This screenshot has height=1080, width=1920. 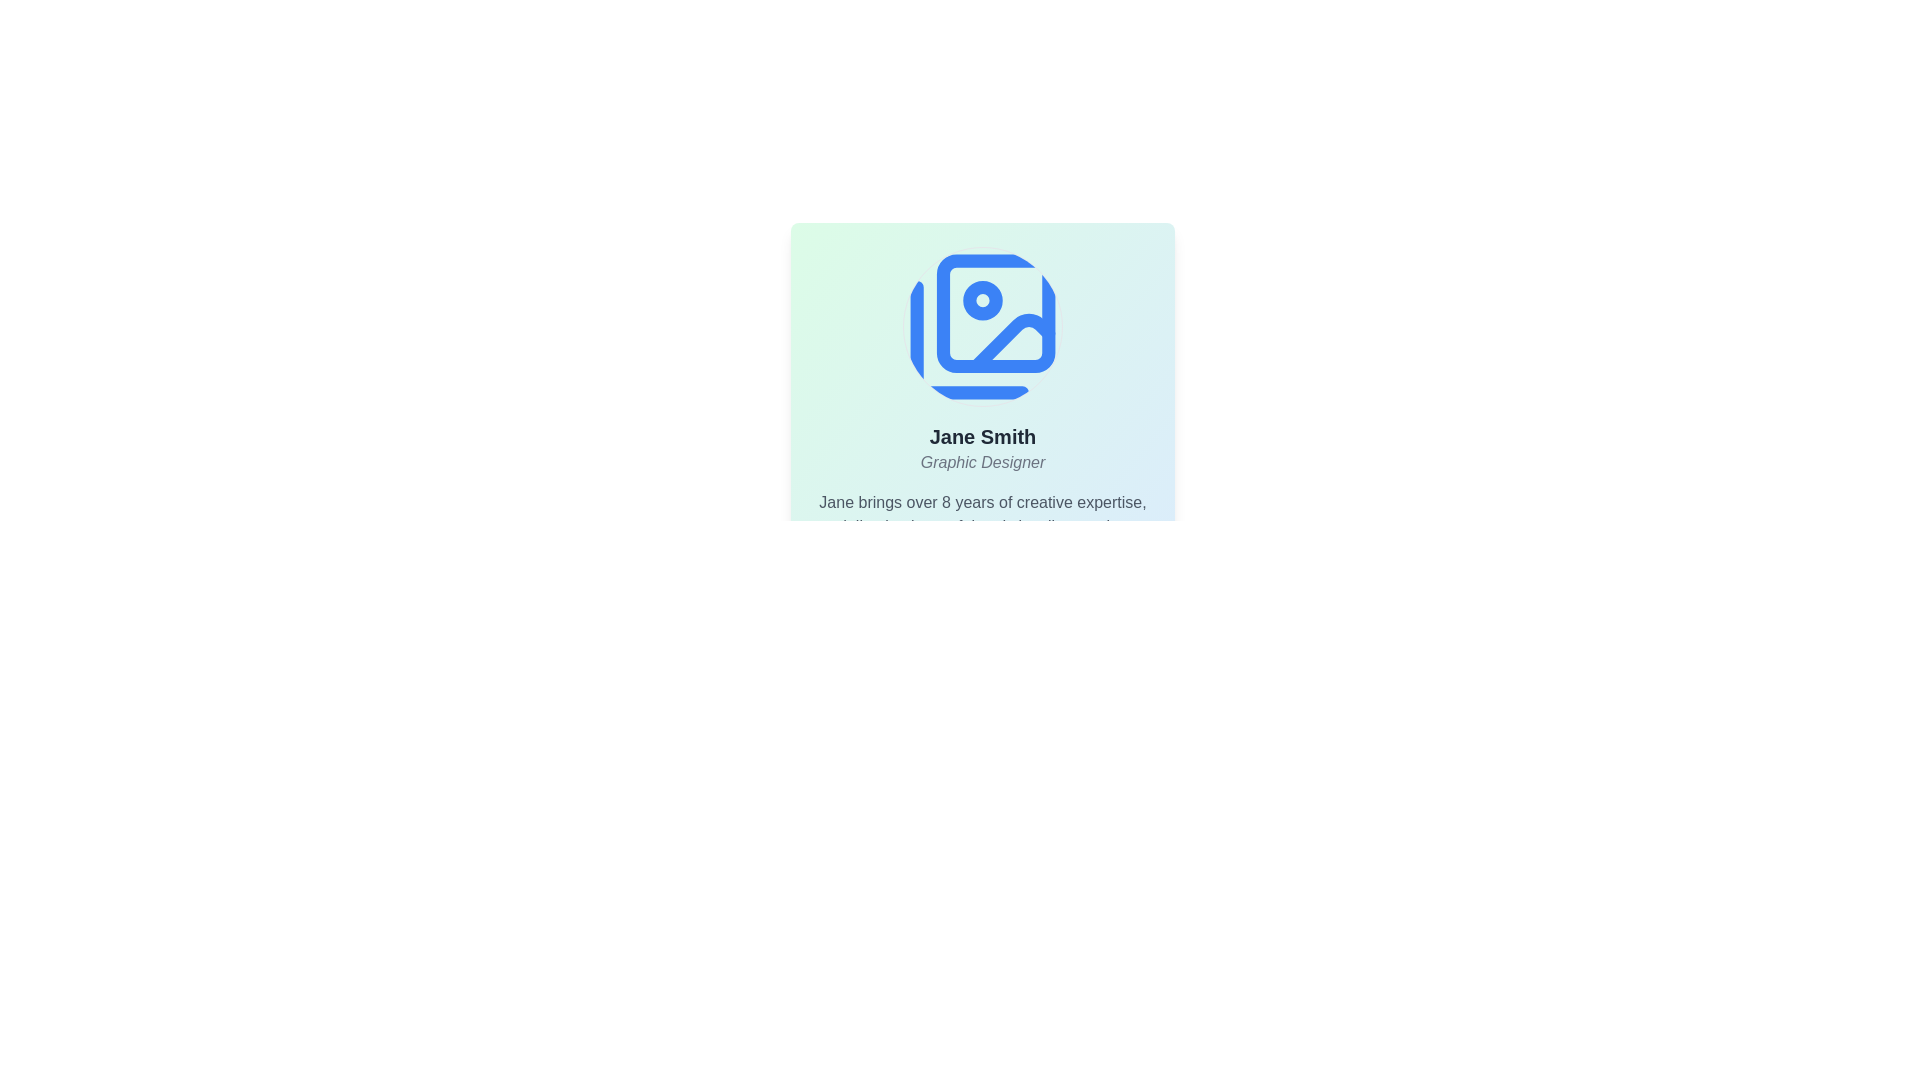 What do you see at coordinates (983, 526) in the screenshot?
I see `the Text element that provides a professional description of 'Jane Smith,' located beneath 'Graphic Designer' and above the '+1 987 654 321 Team Synergy' section` at bounding box center [983, 526].